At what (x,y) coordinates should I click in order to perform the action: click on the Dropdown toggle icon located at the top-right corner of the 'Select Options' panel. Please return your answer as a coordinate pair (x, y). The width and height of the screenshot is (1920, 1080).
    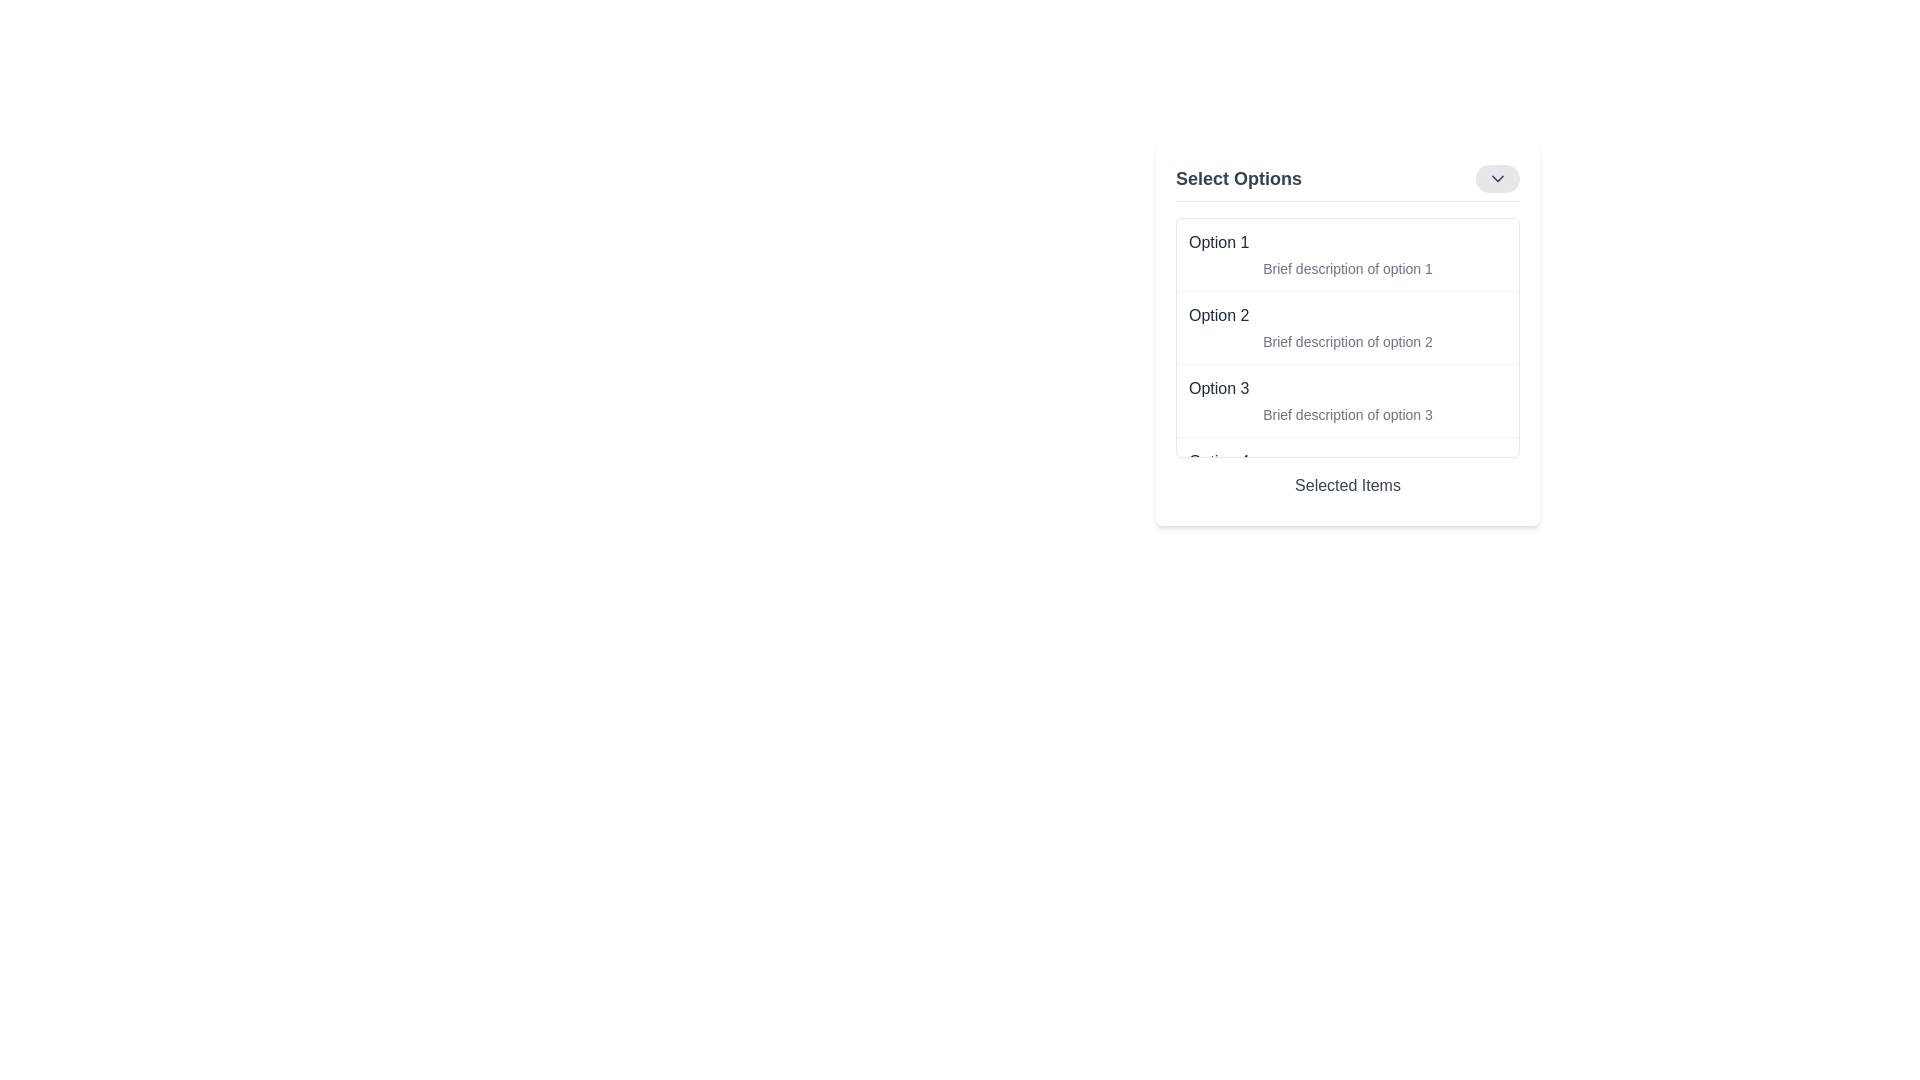
    Looking at the image, I should click on (1497, 177).